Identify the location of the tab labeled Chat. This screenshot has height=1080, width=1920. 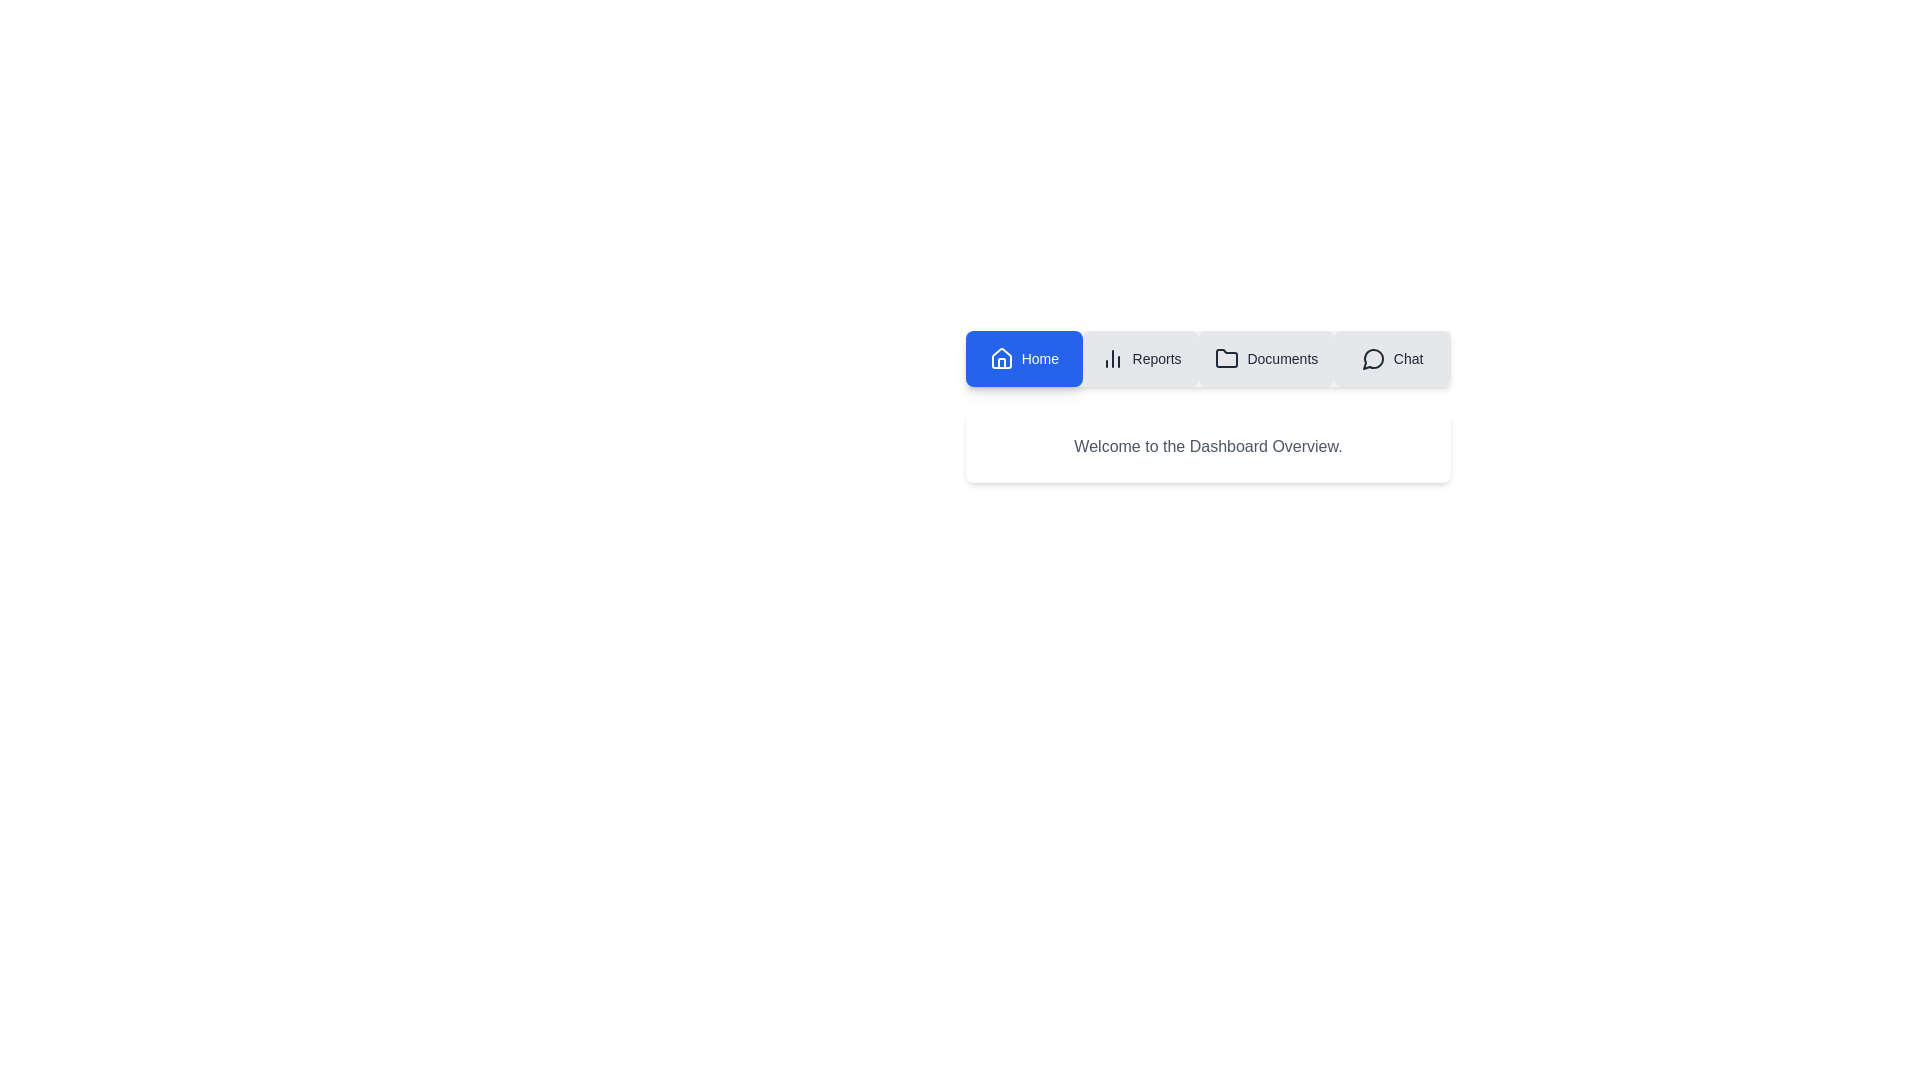
(1391, 357).